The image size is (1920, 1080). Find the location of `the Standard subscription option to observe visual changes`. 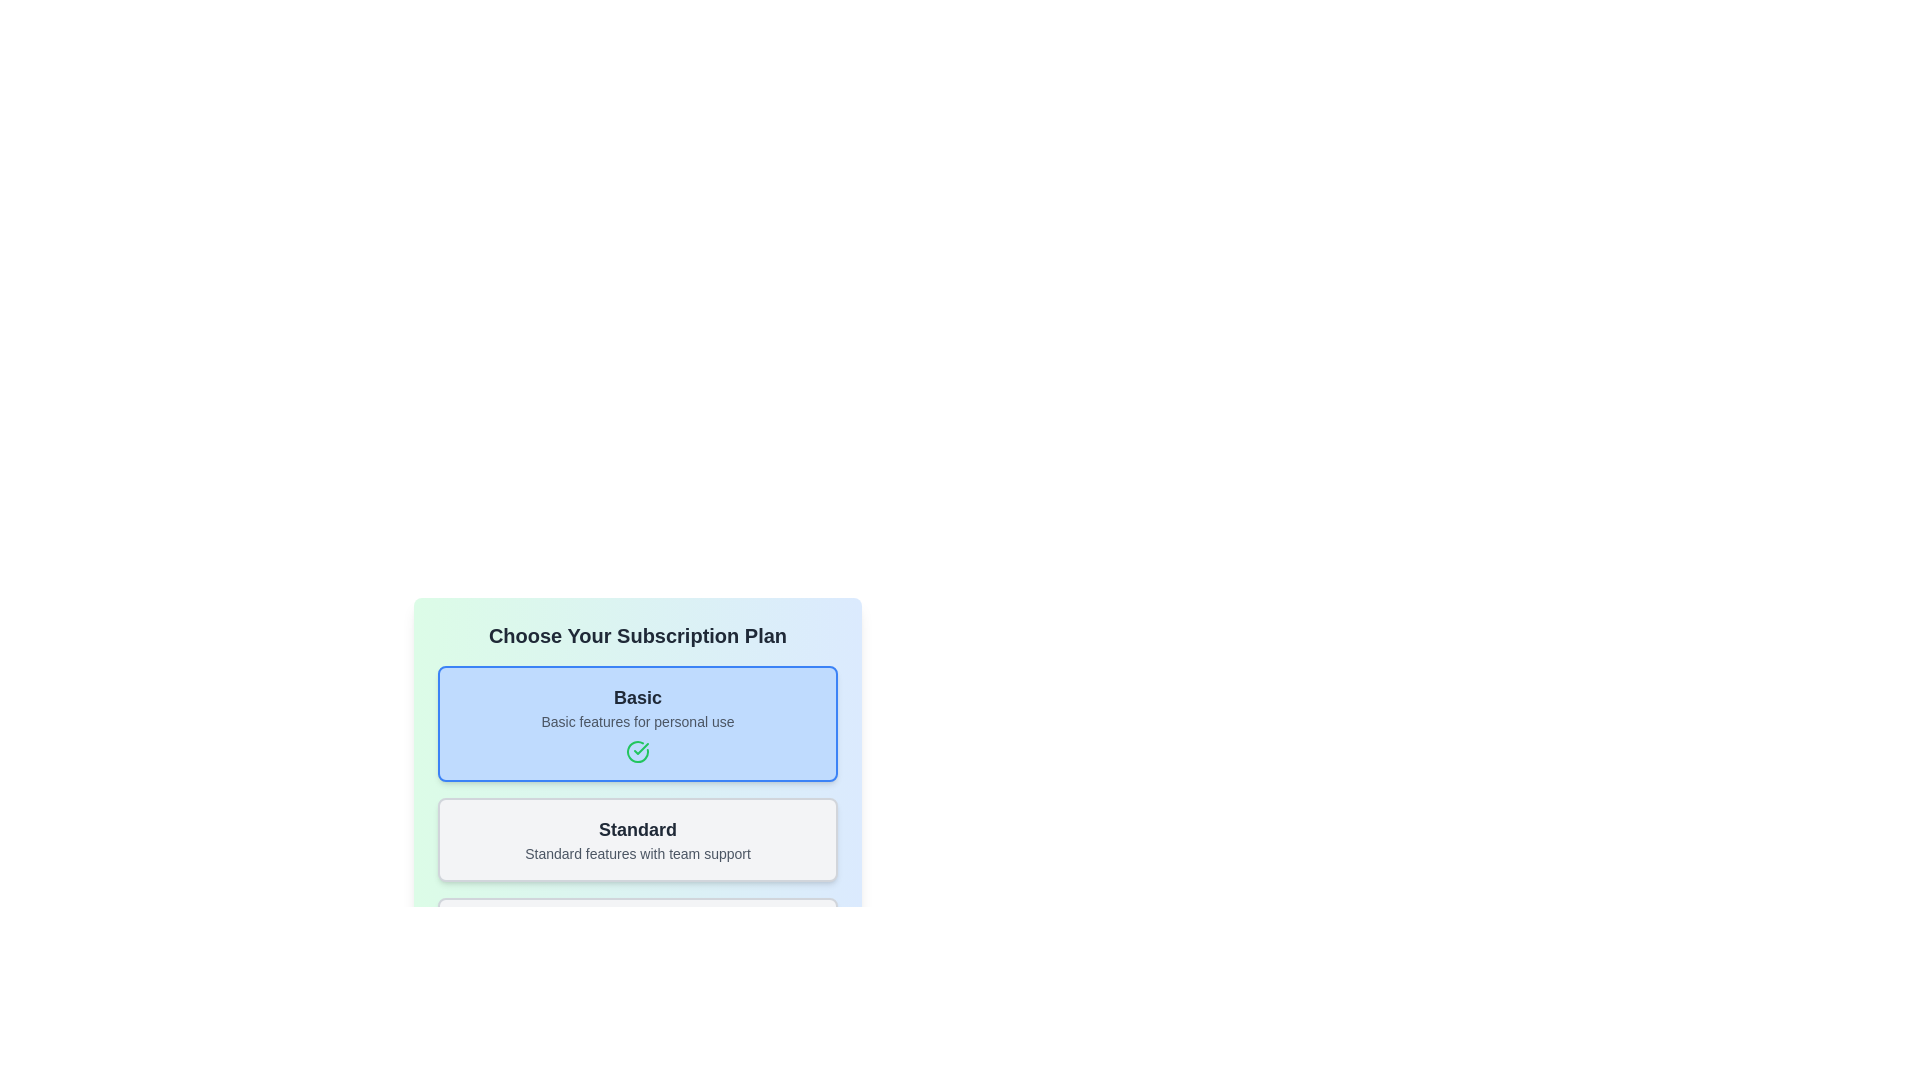

the Standard subscription option to observe visual changes is located at coordinates (637, 840).